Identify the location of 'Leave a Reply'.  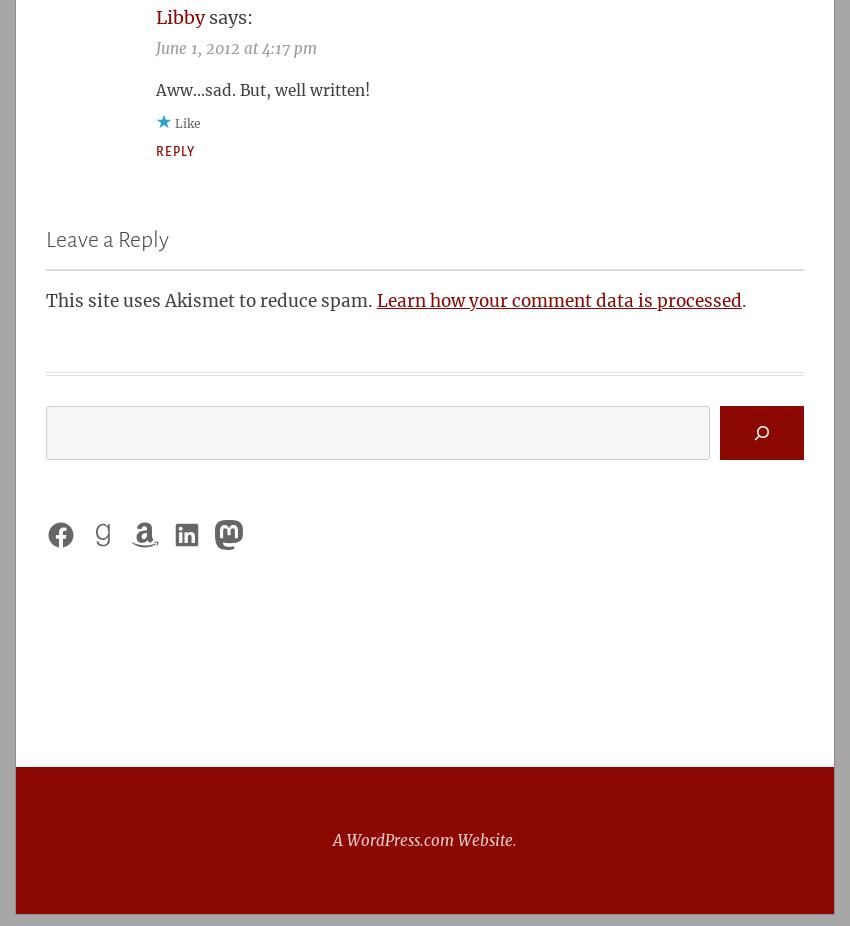
(45, 239).